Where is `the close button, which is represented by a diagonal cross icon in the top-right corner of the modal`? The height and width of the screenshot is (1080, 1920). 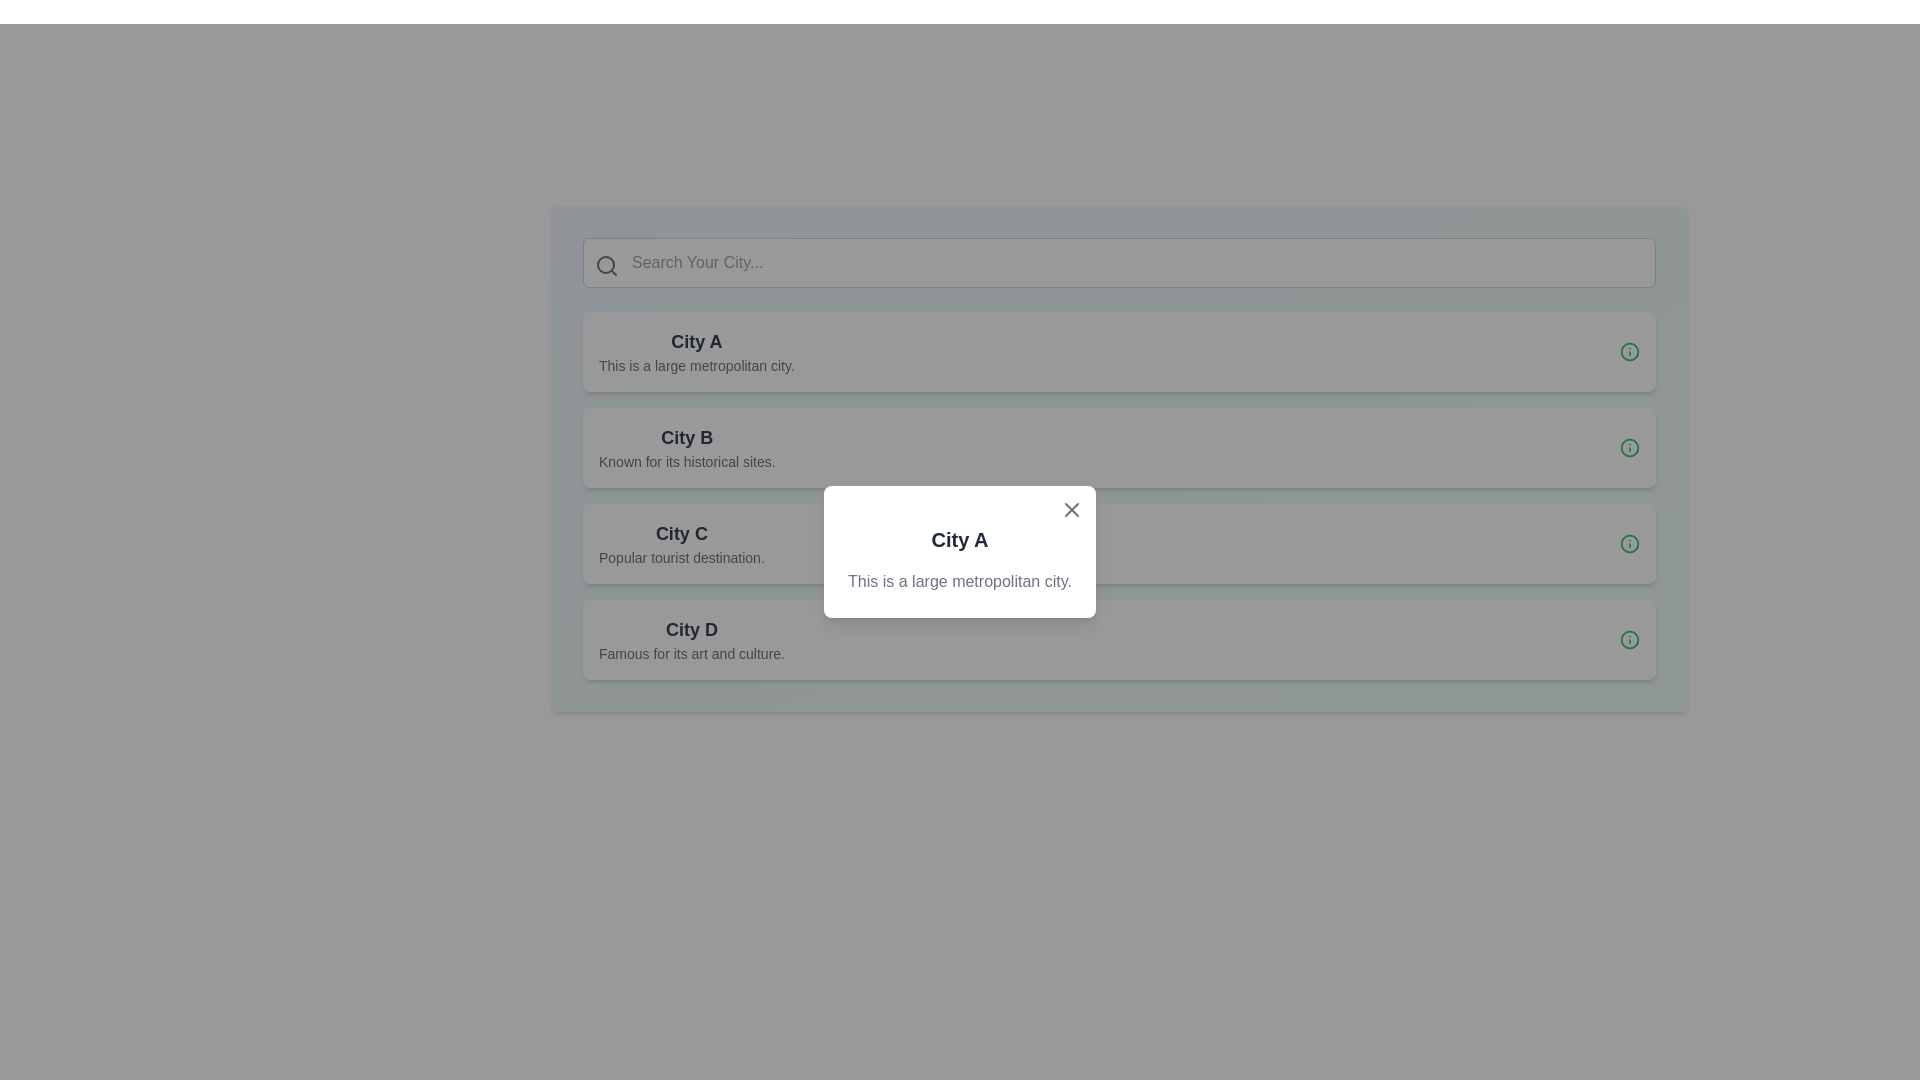
the close button, which is represented by a diagonal cross icon in the top-right corner of the modal is located at coordinates (1070, 508).